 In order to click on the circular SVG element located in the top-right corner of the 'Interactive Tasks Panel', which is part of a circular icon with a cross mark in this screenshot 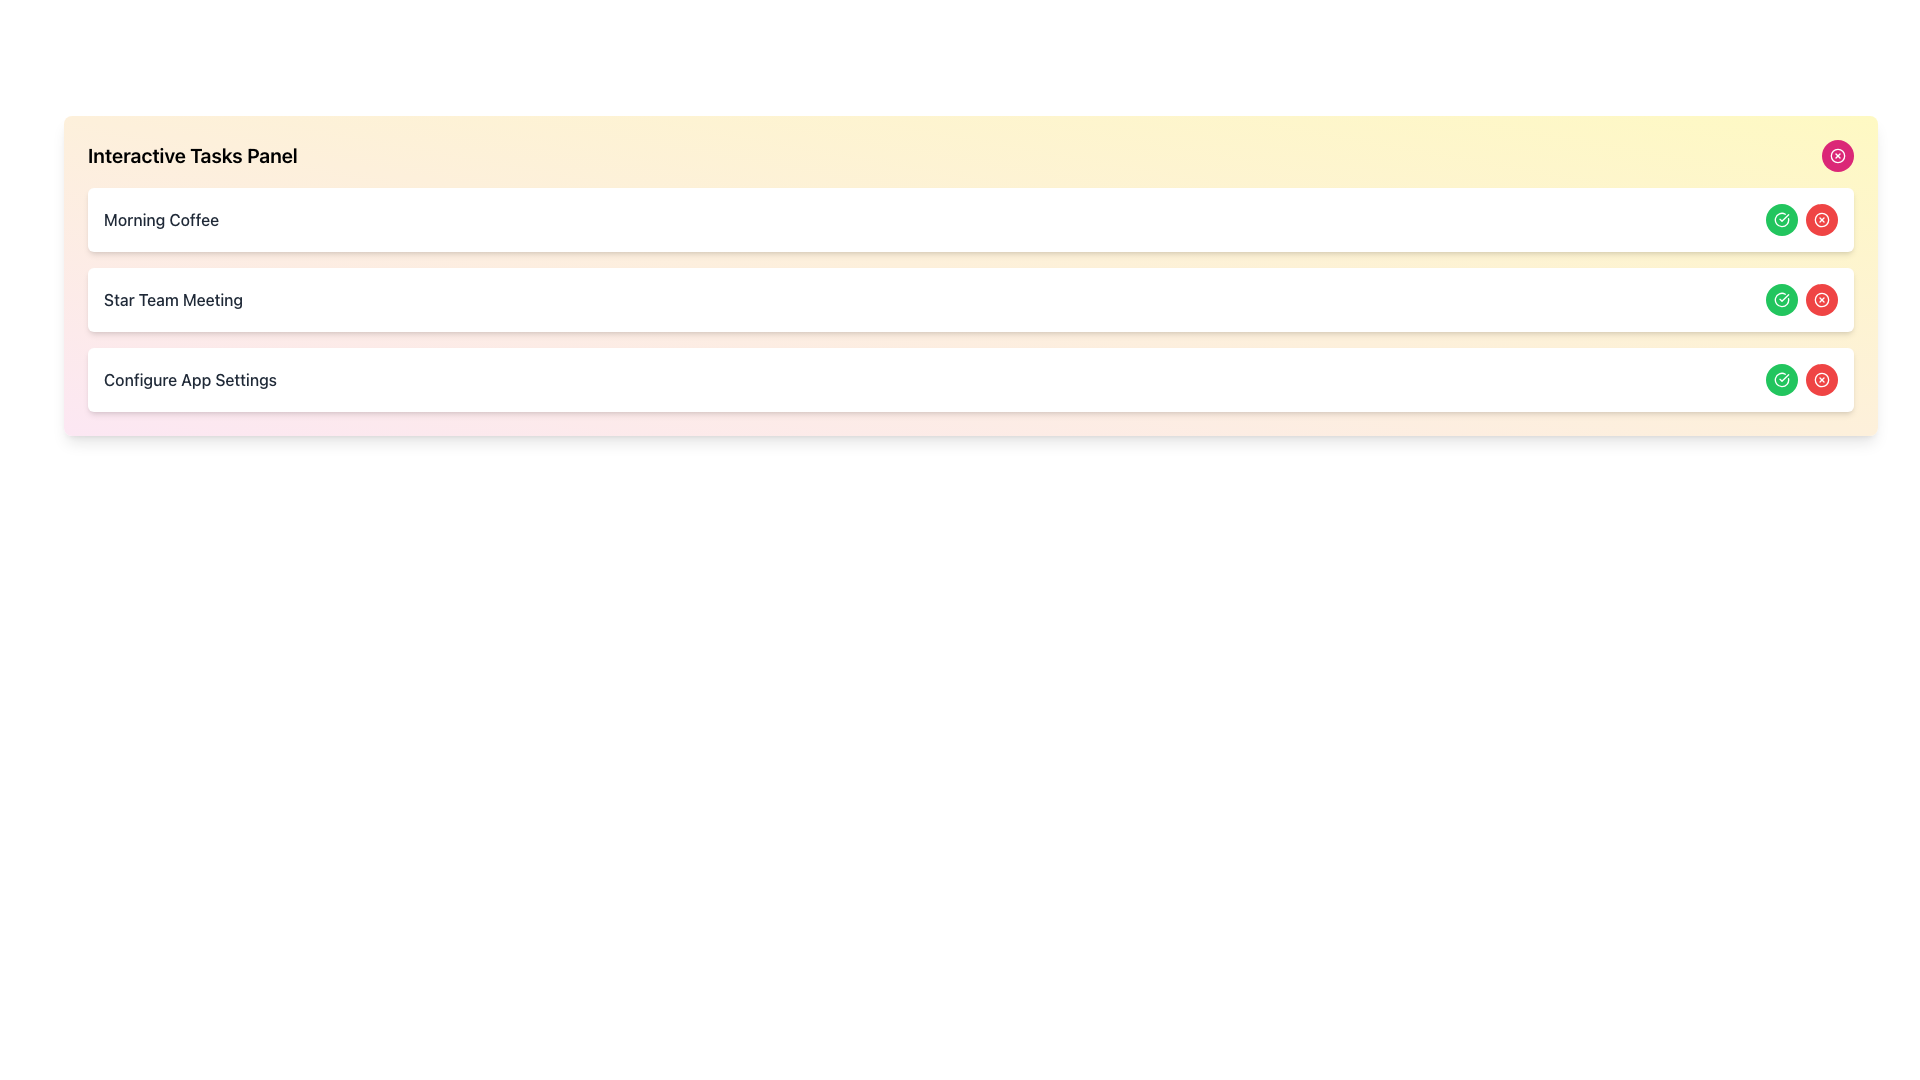, I will do `click(1838, 154)`.